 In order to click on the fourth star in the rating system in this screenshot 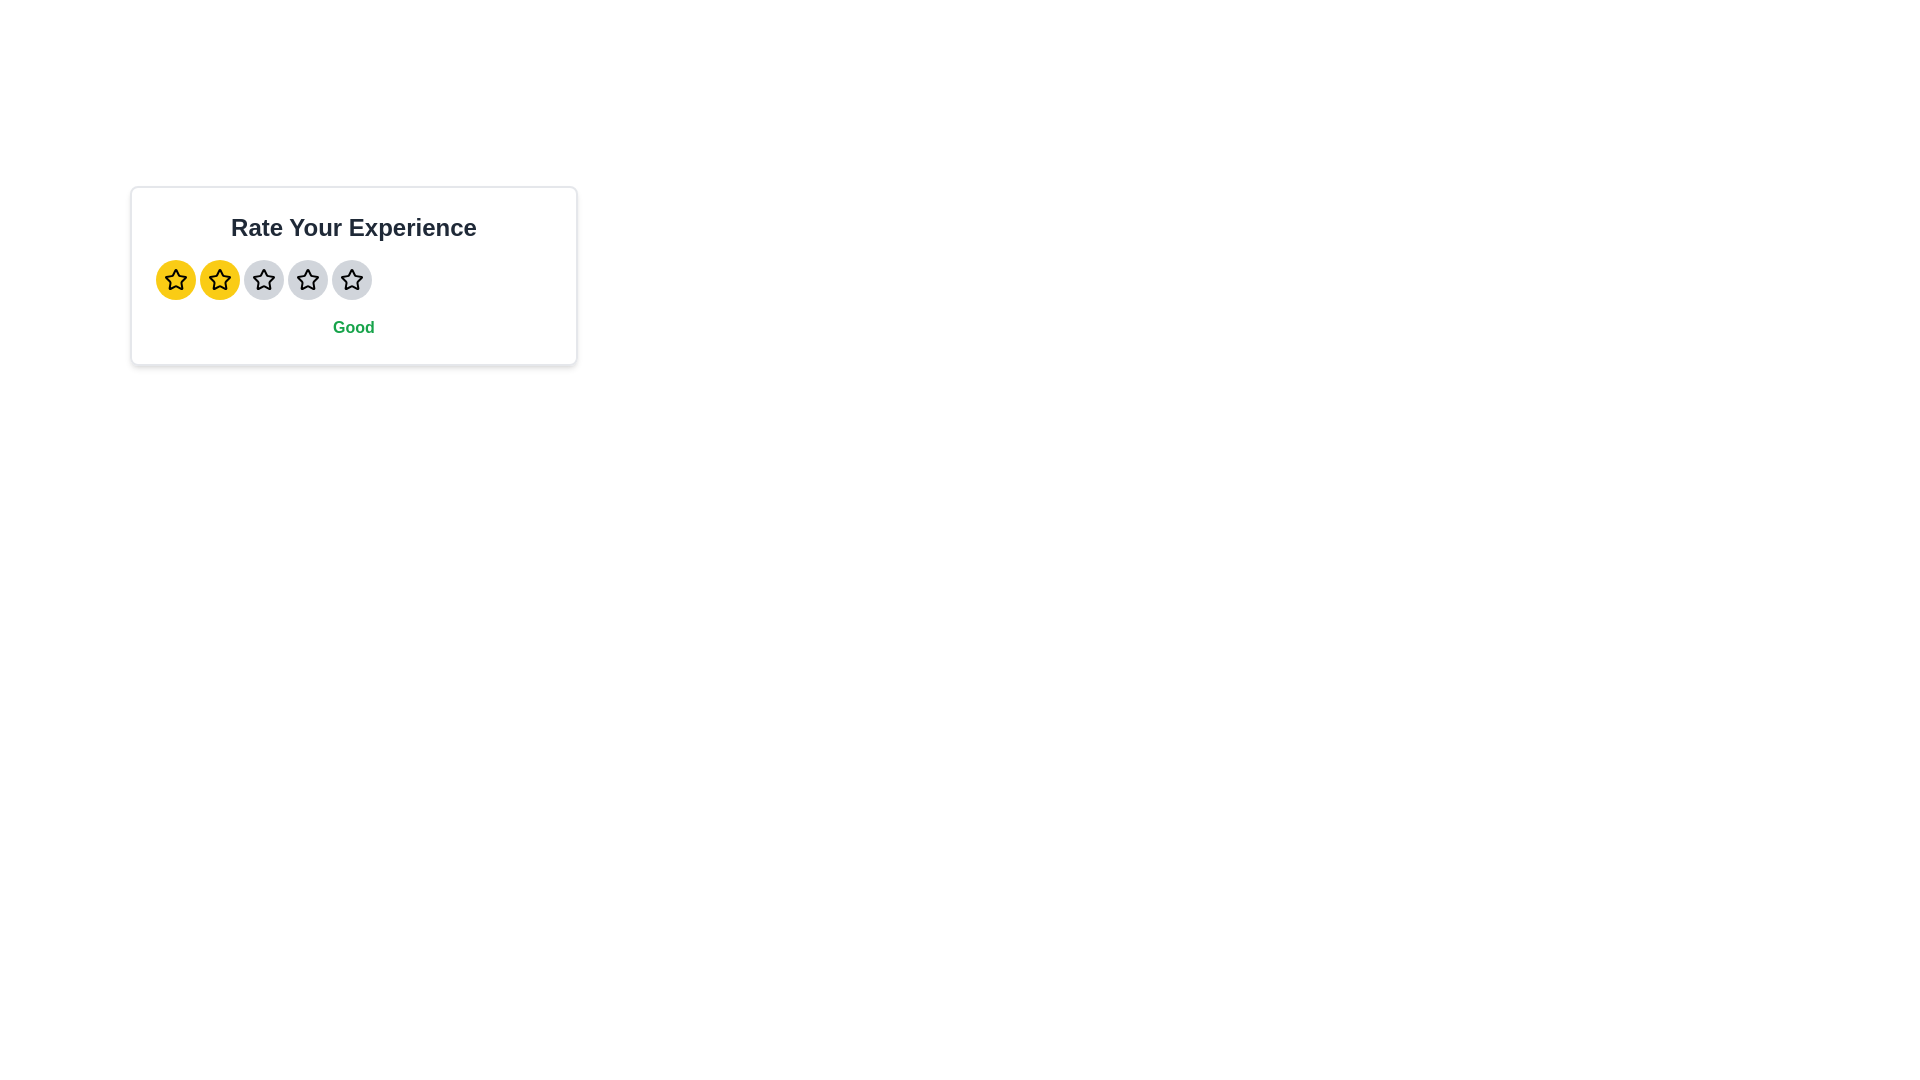, I will do `click(351, 279)`.